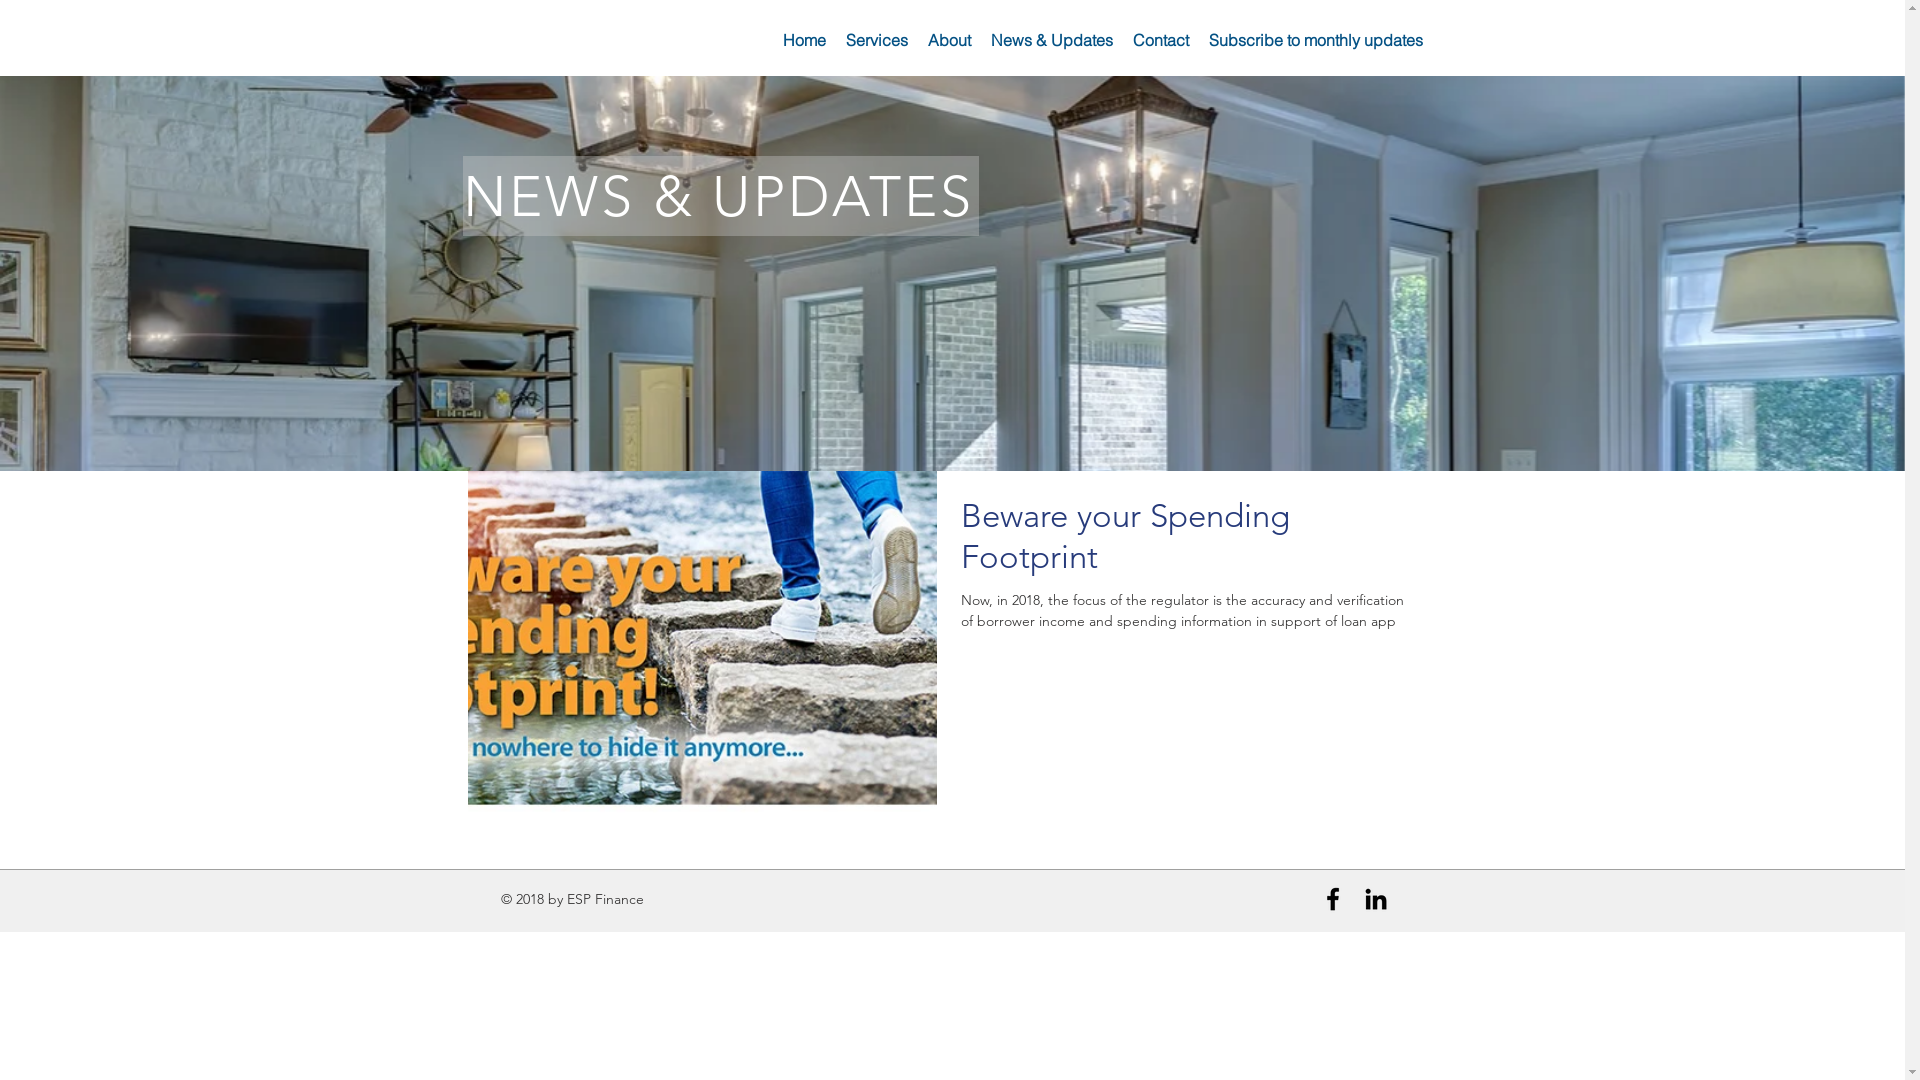 The width and height of the screenshot is (1920, 1080). What do you see at coordinates (1186, 542) in the screenshot?
I see `'Beware your Spending Footprint'` at bounding box center [1186, 542].